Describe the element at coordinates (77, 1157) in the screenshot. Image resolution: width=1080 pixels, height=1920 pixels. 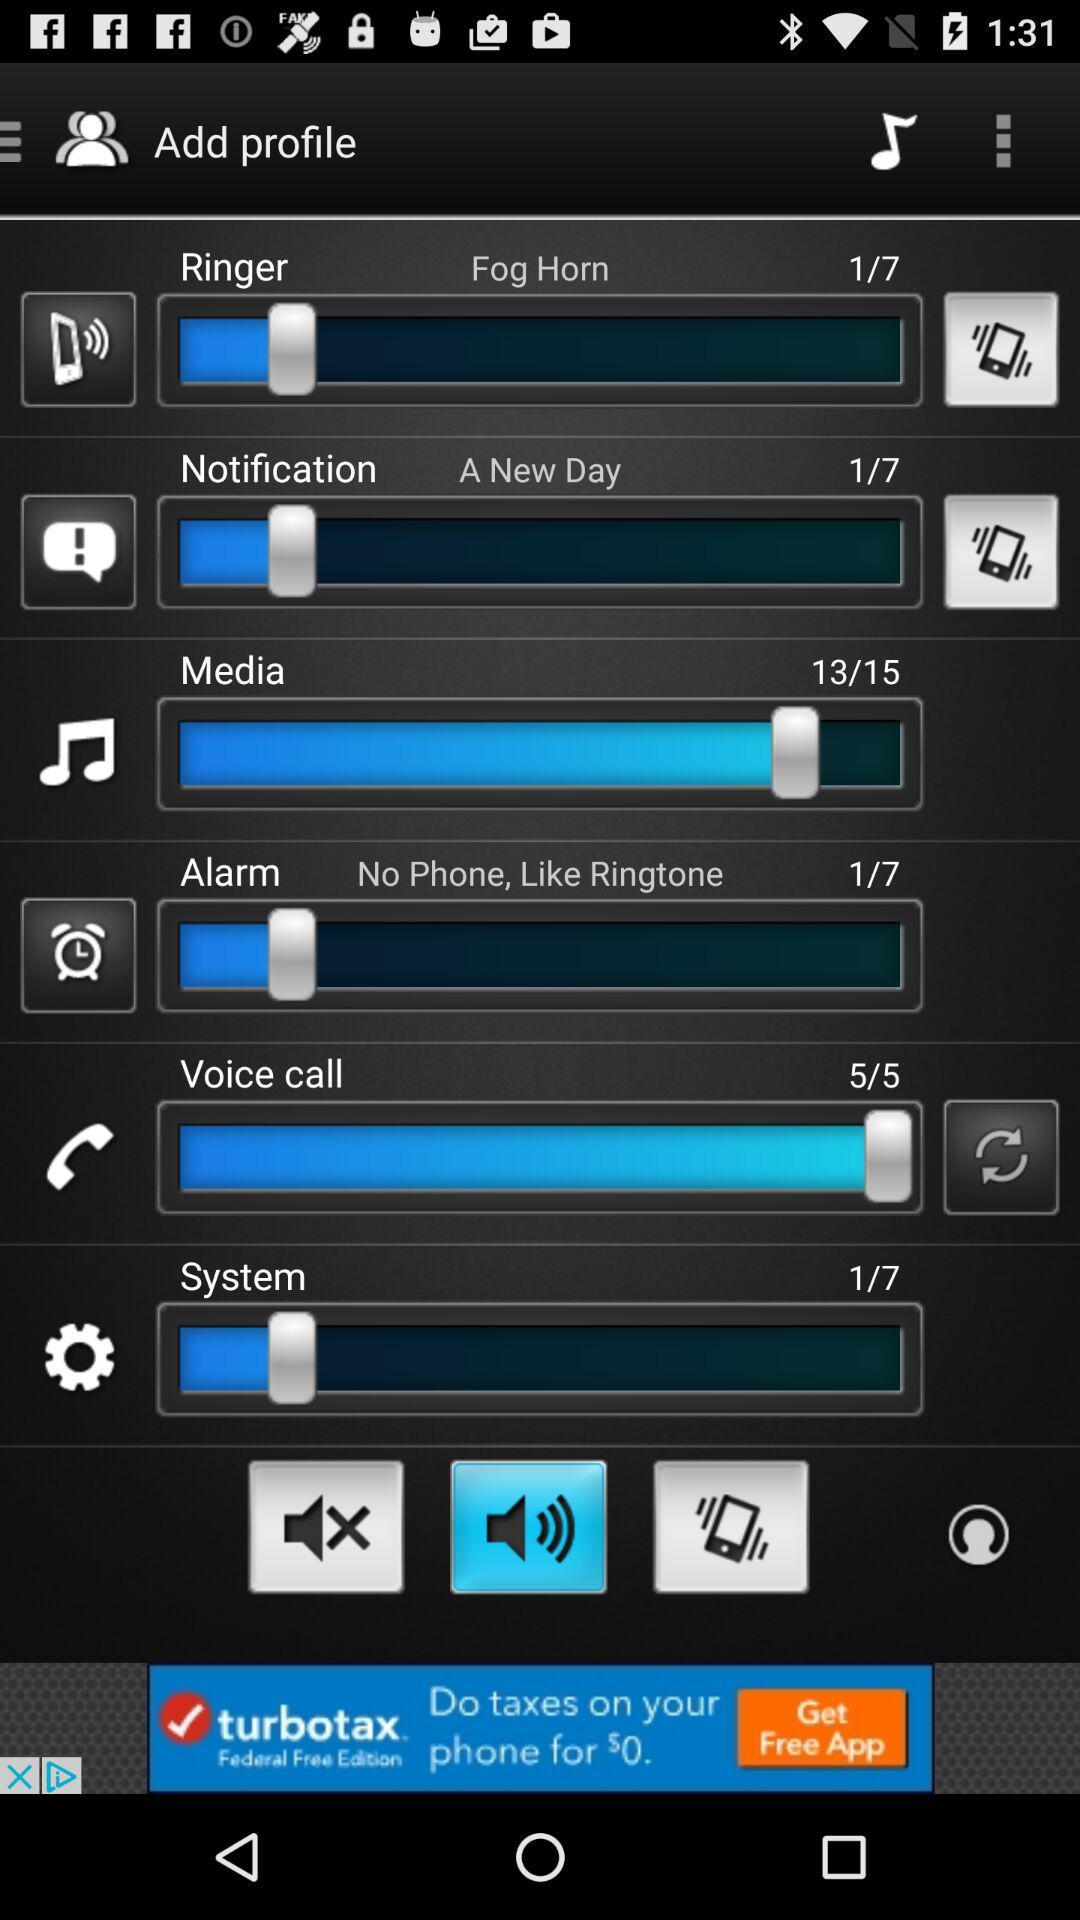
I see `the voice call icon which is below the alarm` at that location.